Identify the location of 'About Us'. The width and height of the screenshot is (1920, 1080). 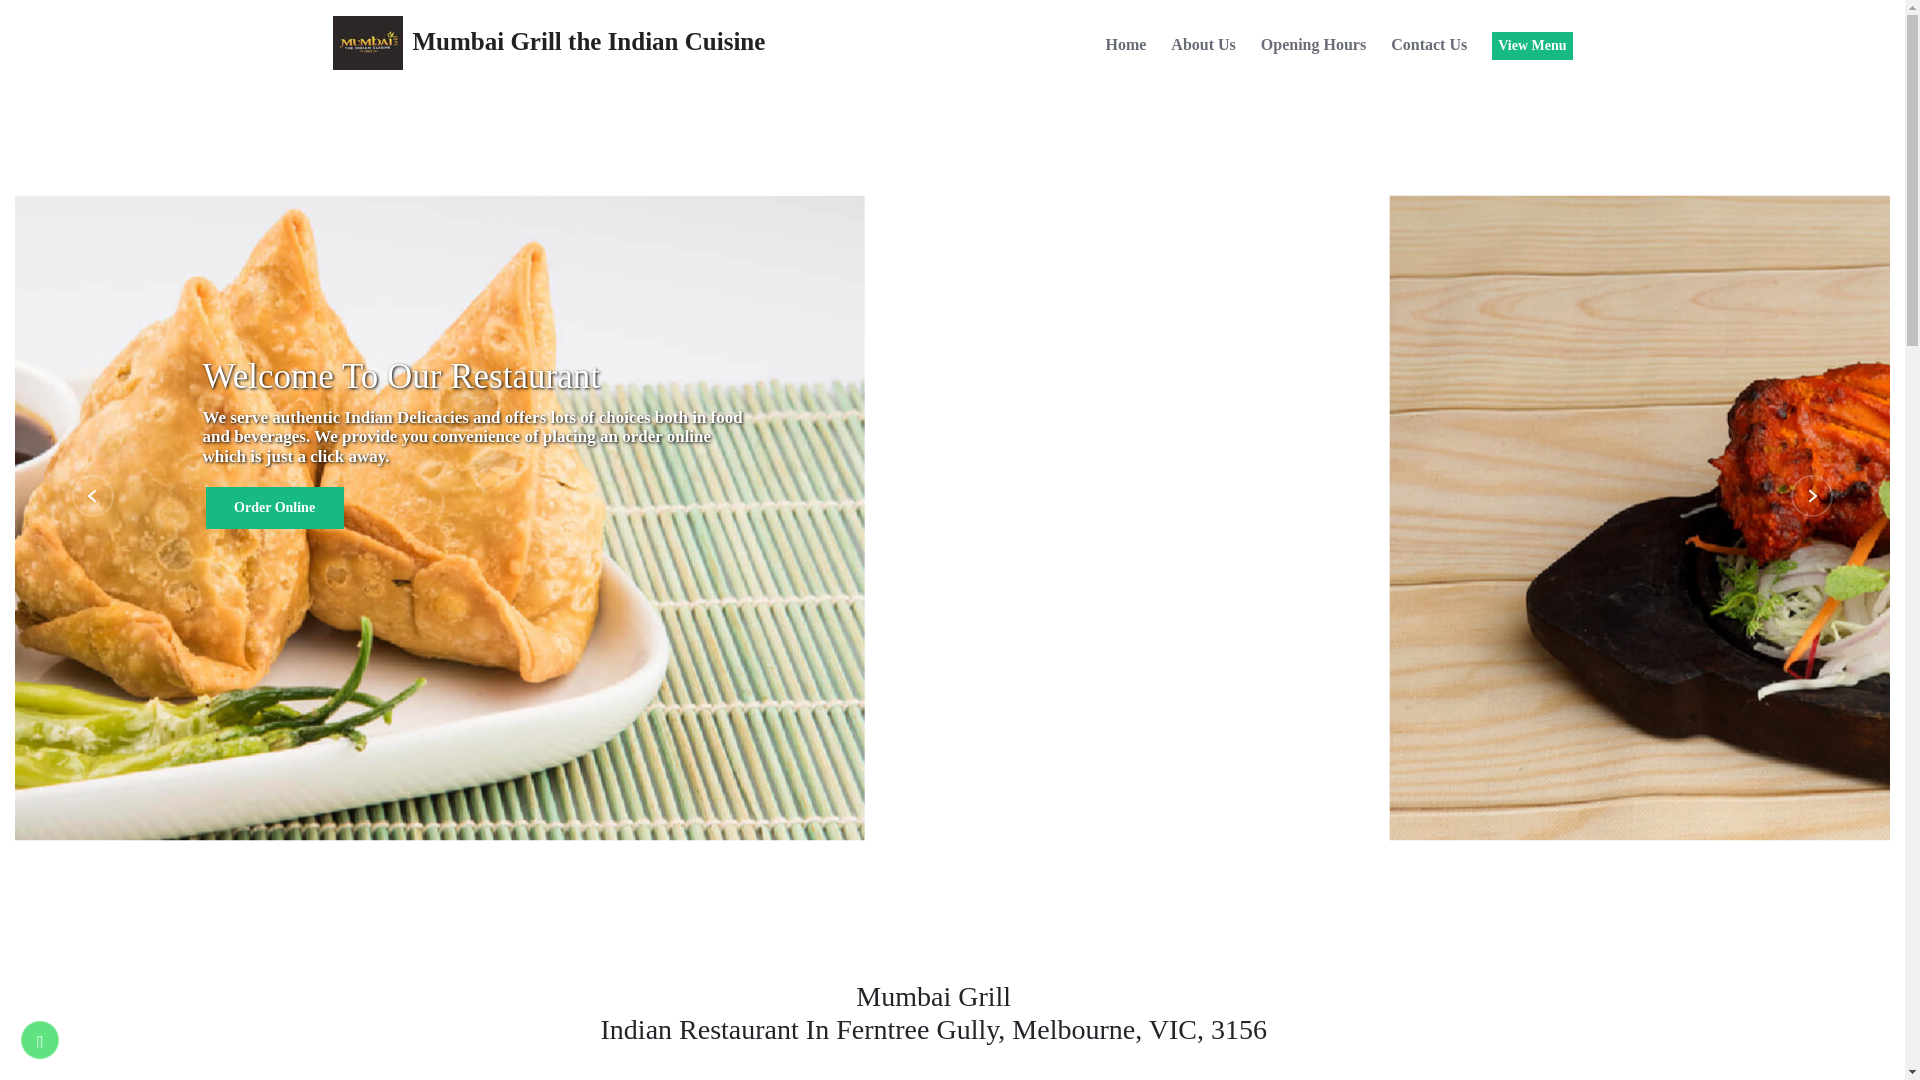
(1171, 46).